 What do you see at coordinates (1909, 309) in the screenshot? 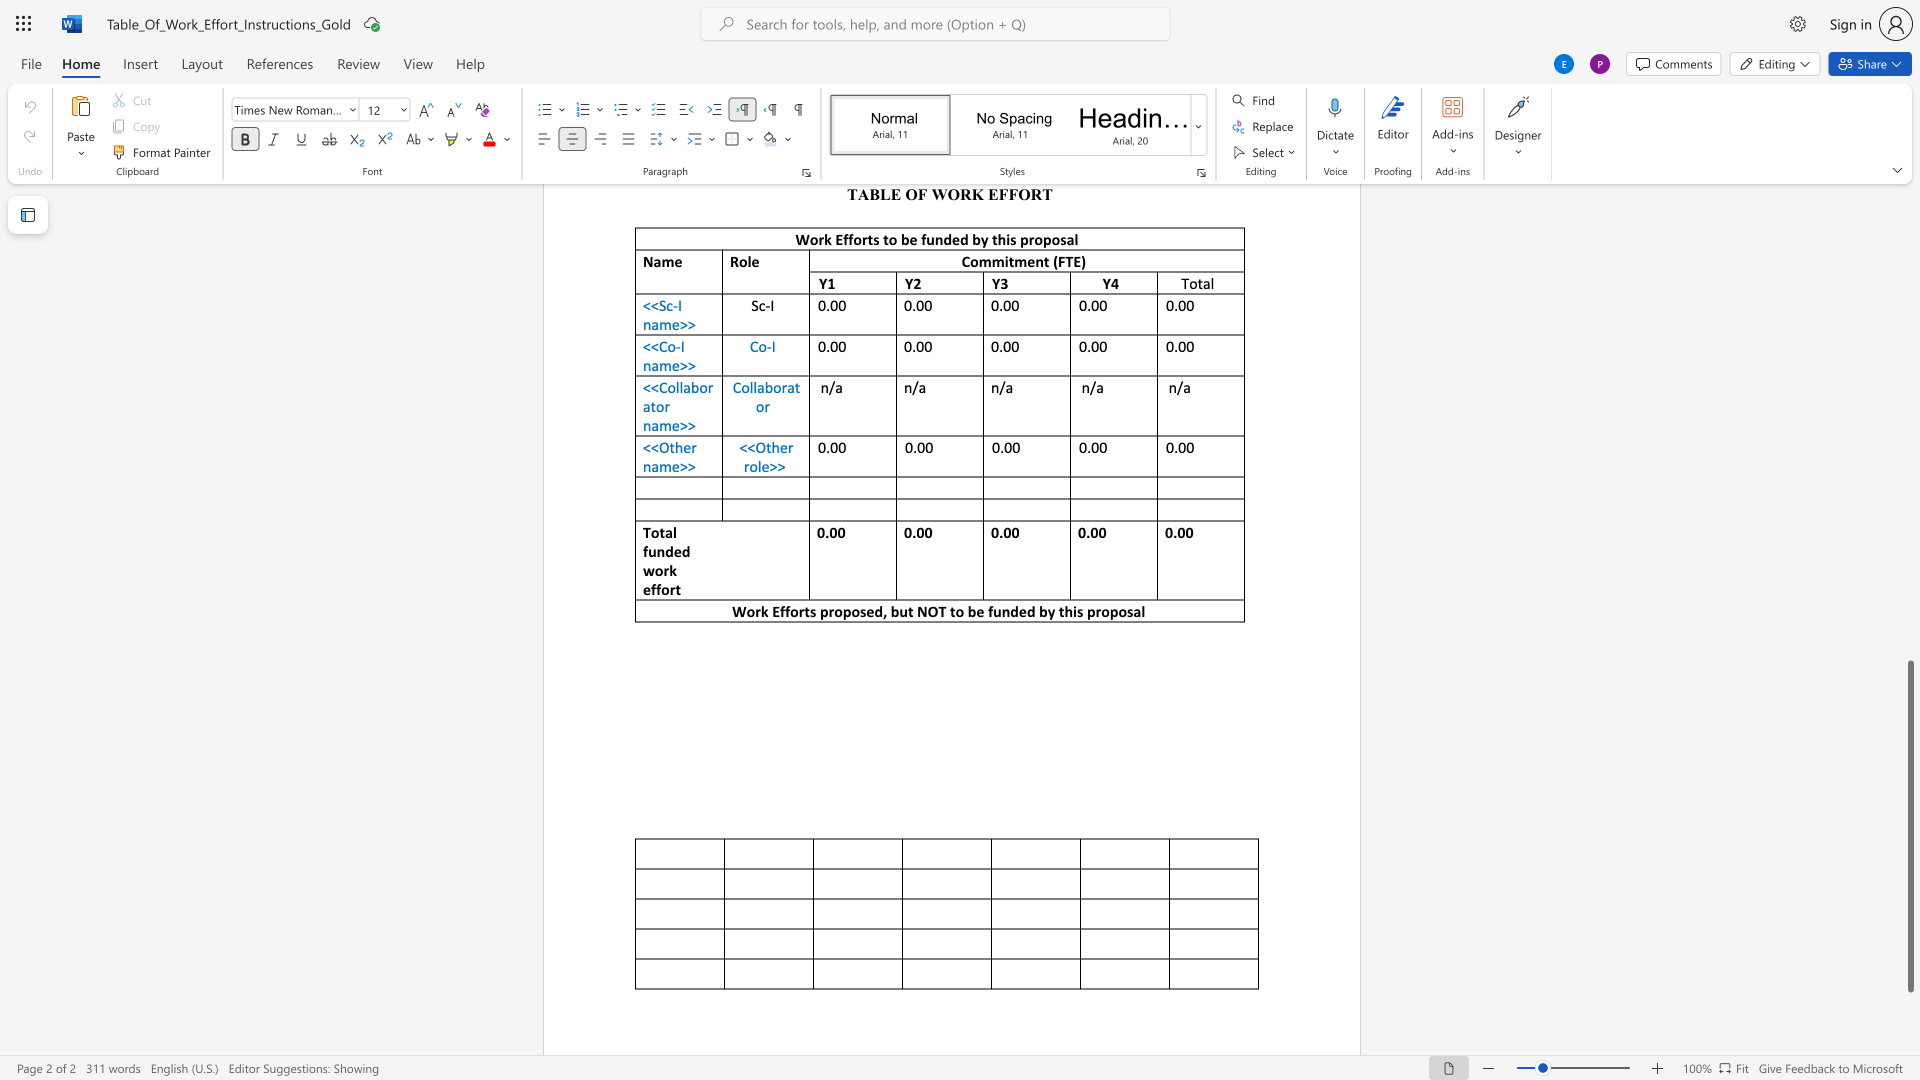
I see `the scrollbar on the right` at bounding box center [1909, 309].